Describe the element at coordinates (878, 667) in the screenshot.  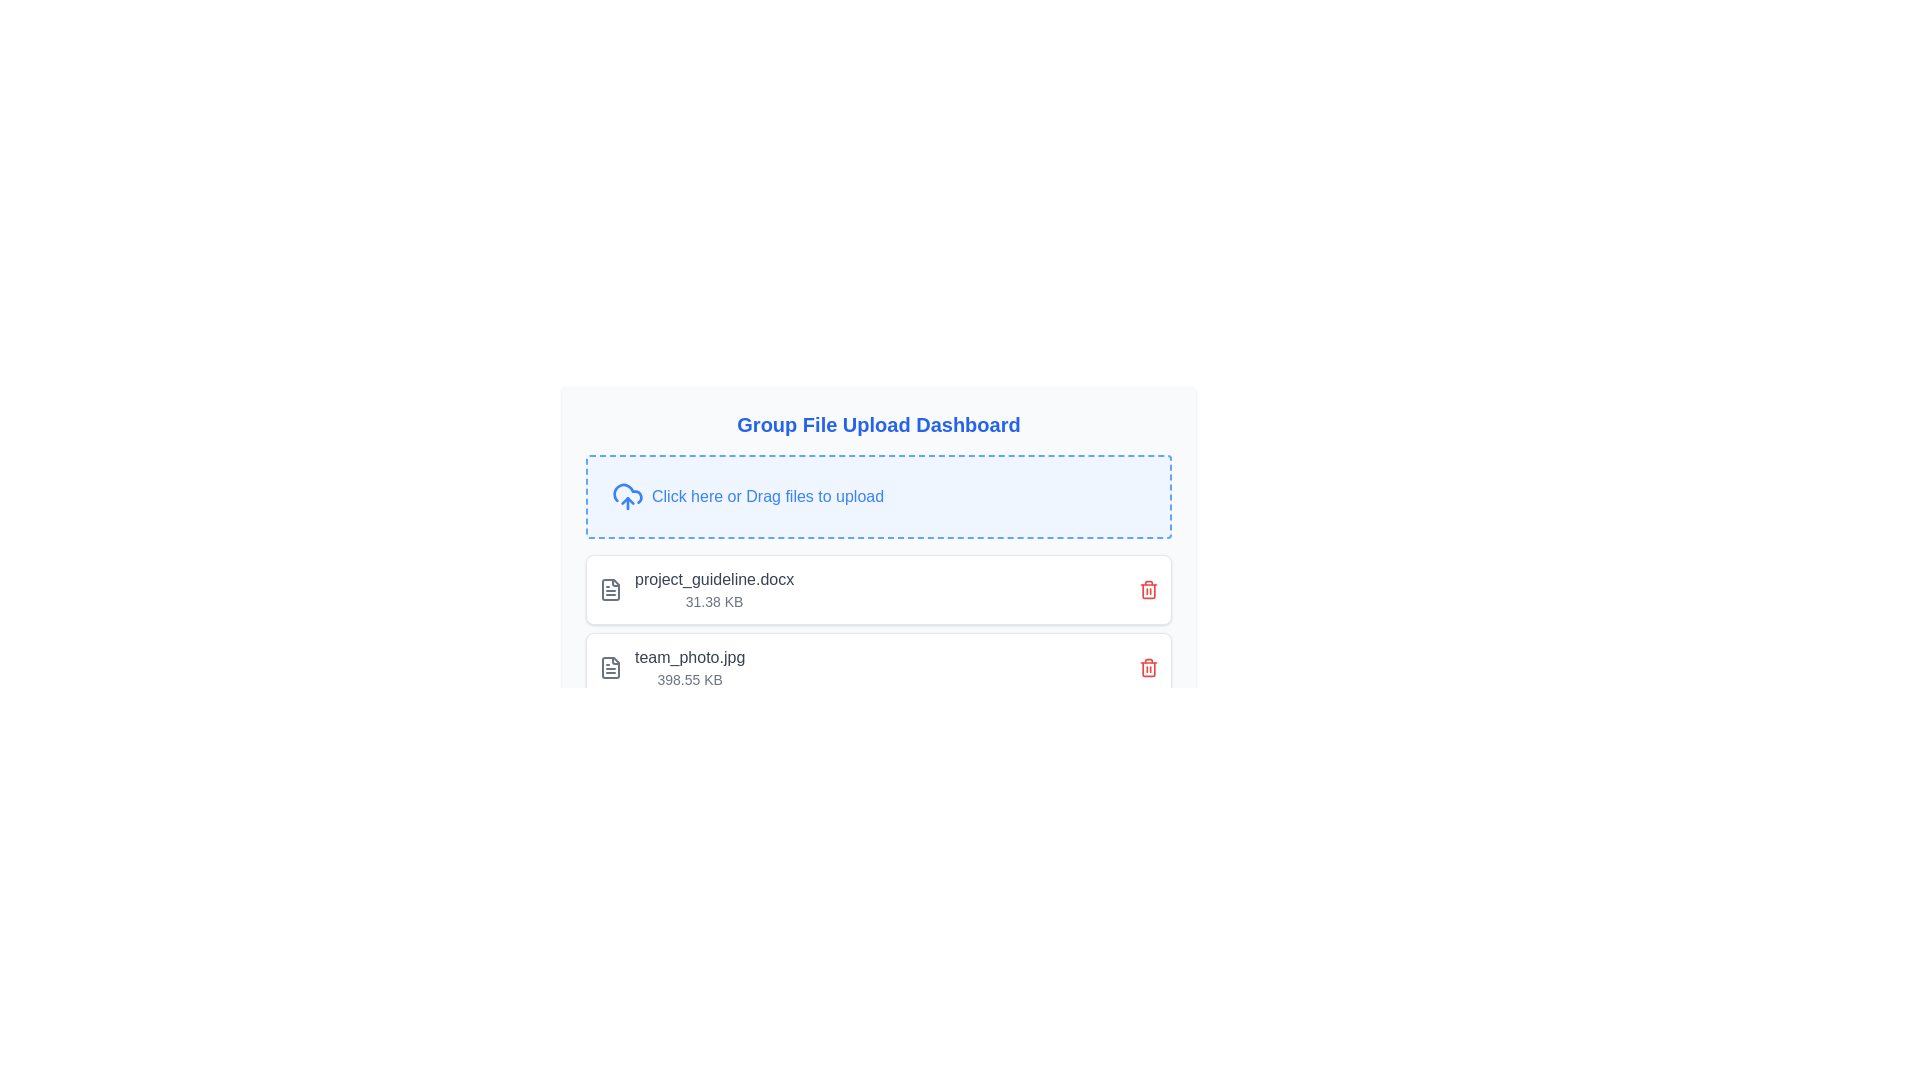
I see `the file entry display for 'team_photo.jpg' which is the second item in the file upload dashboard` at that location.